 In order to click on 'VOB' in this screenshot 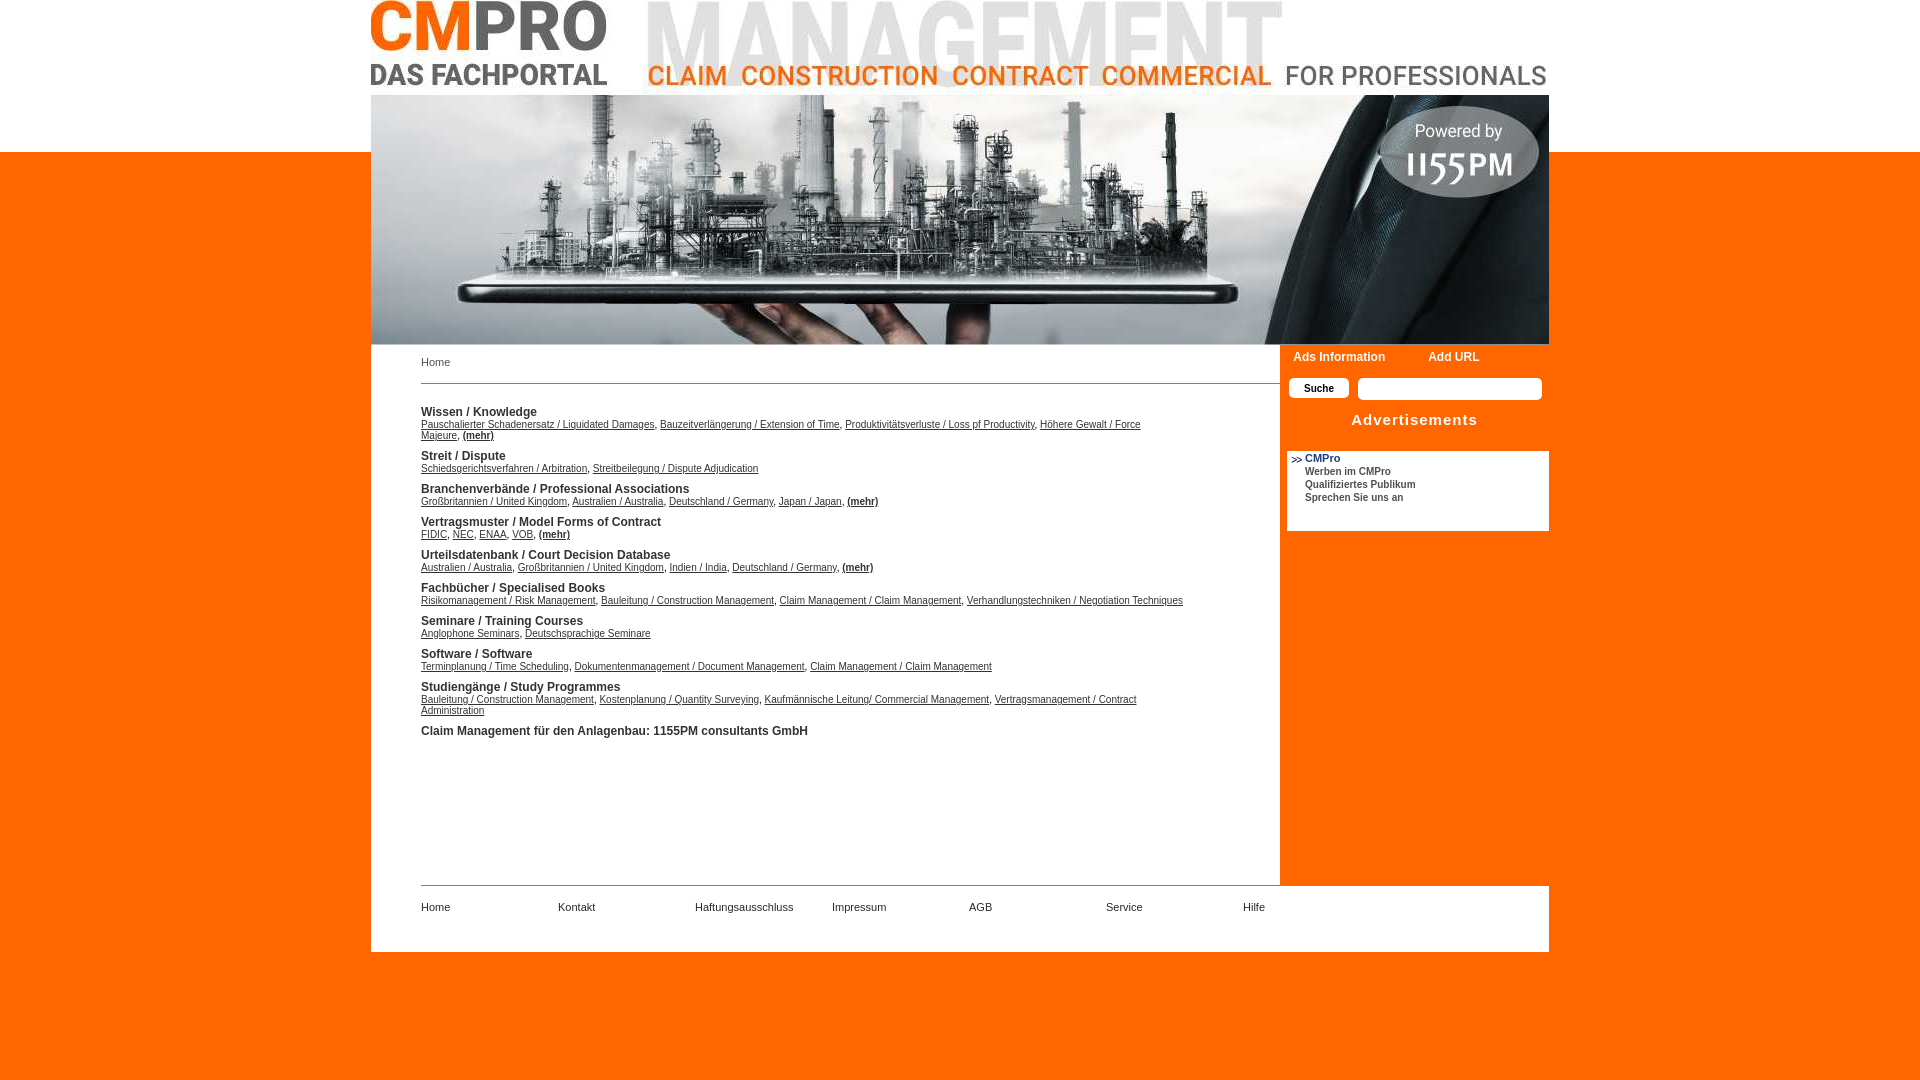, I will do `click(522, 533)`.